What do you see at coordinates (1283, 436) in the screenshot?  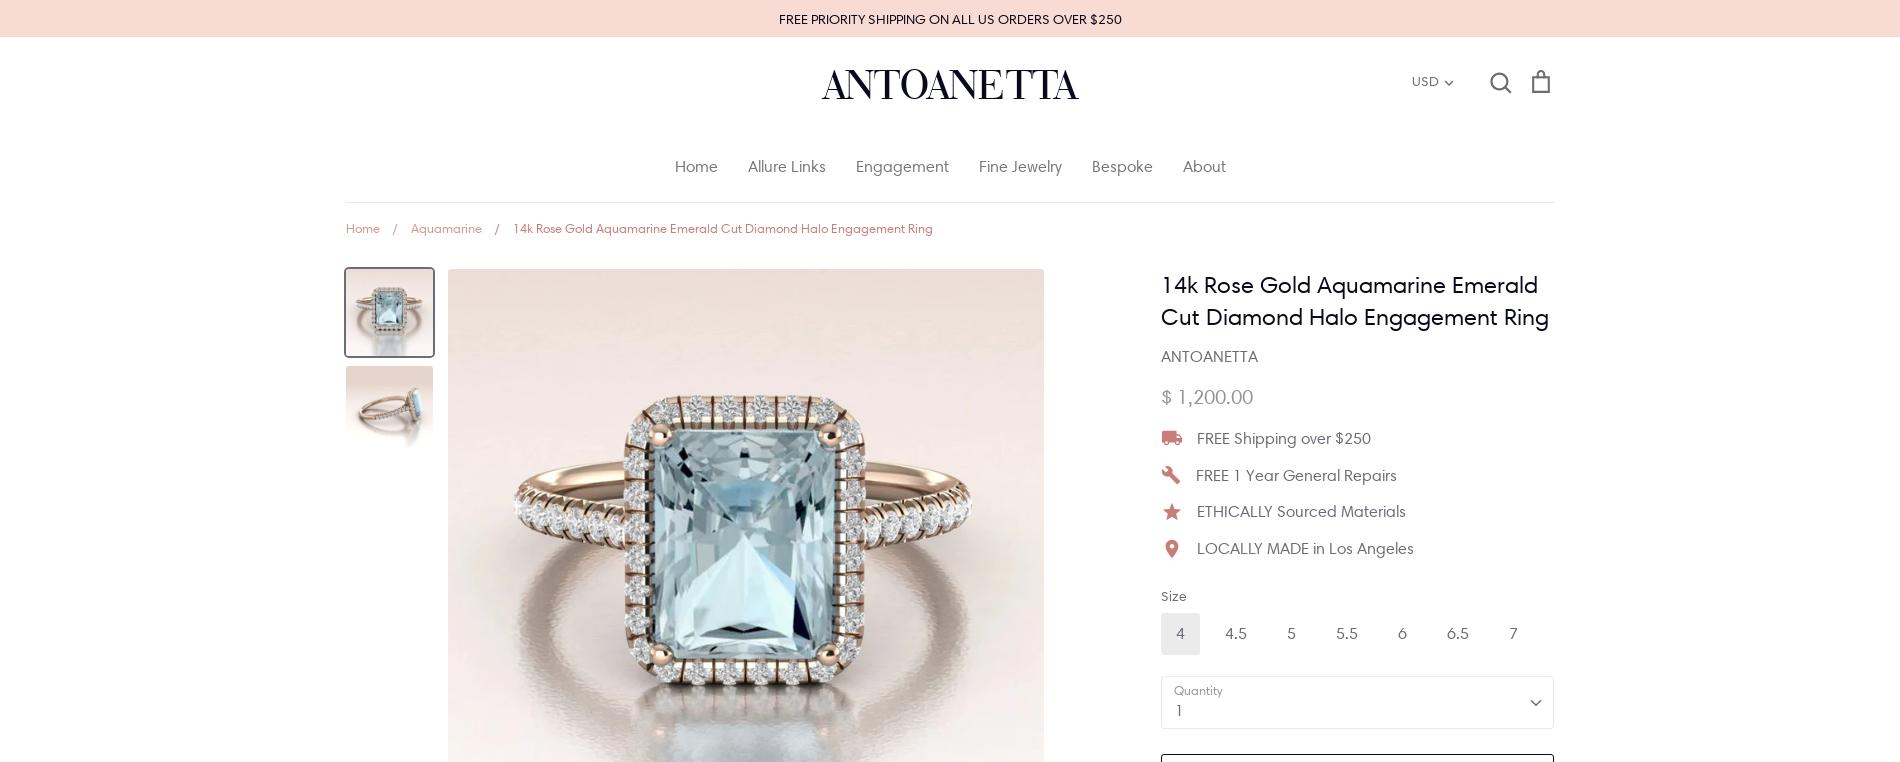 I see `'FREE Shipping over $250'` at bounding box center [1283, 436].